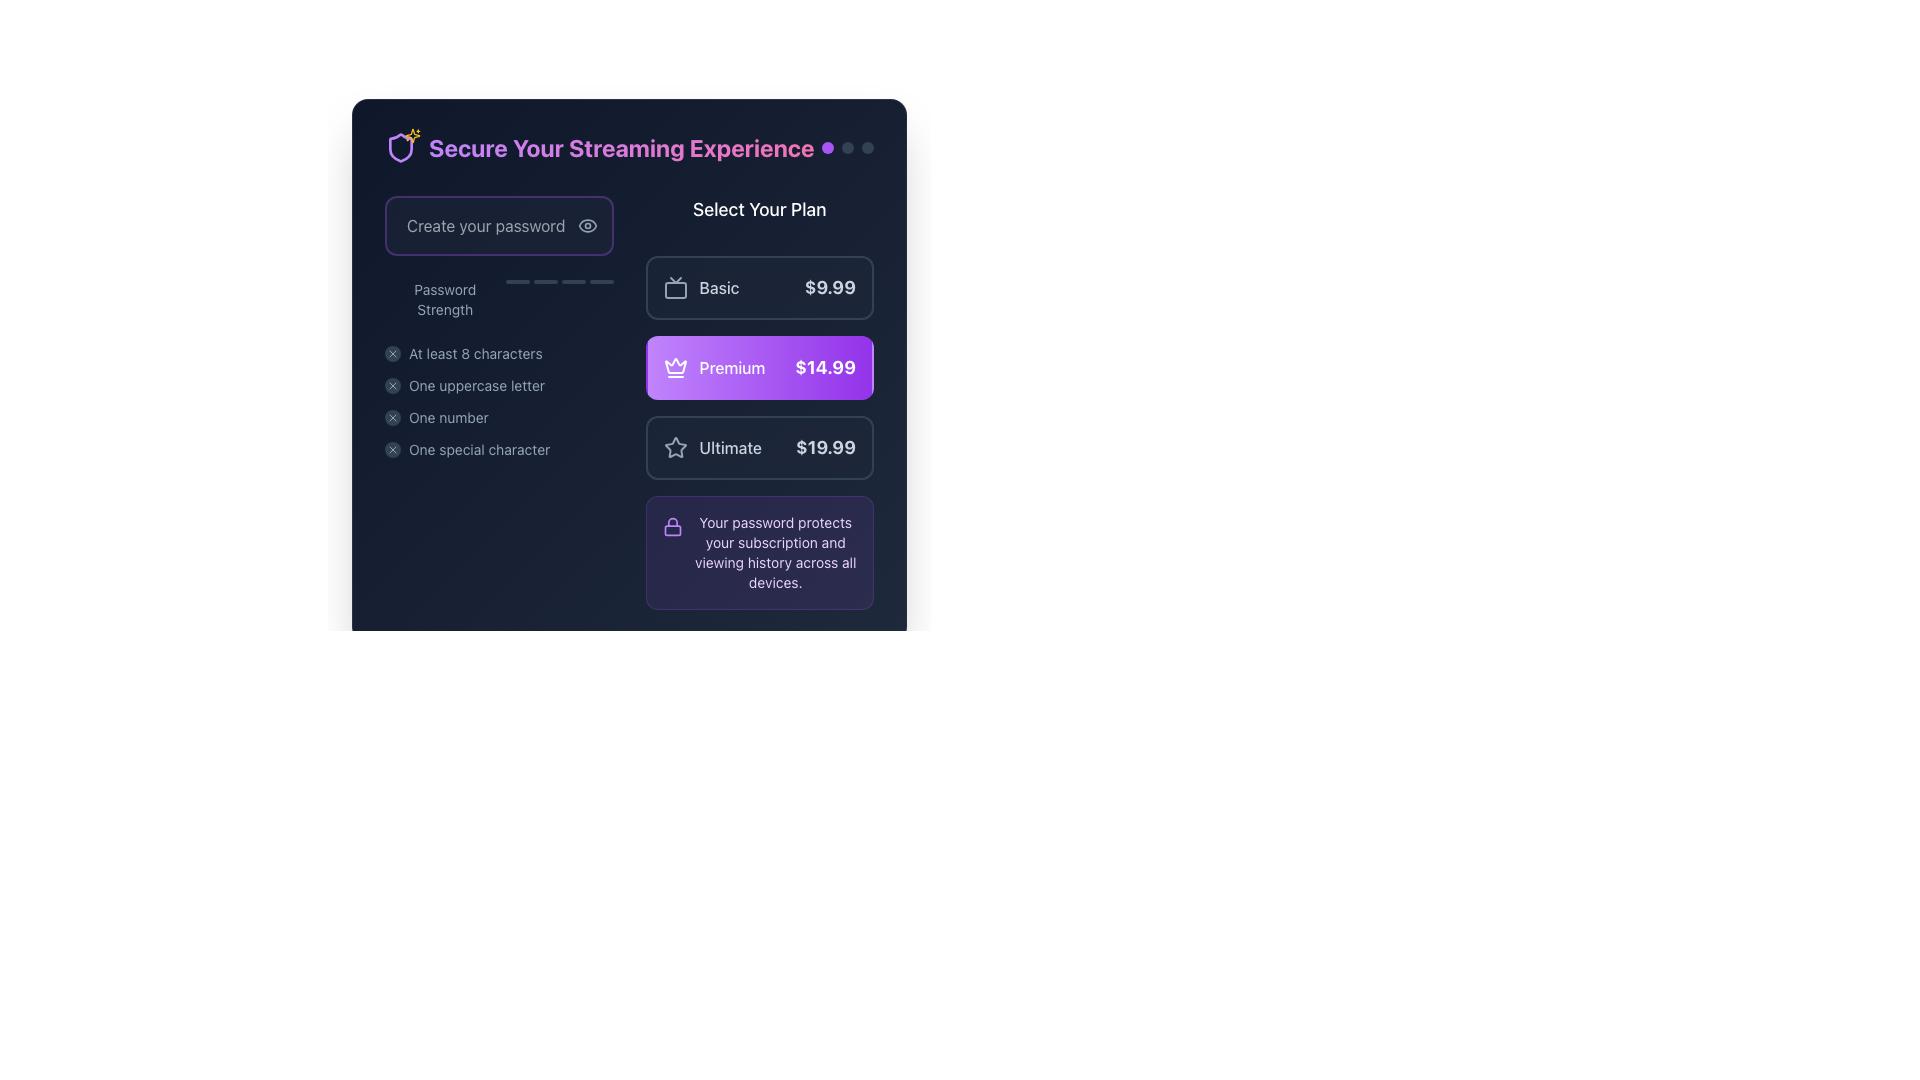  Describe the element at coordinates (393, 450) in the screenshot. I see `the small circular Icon indicator with a dark gray background and a light gray 'X' icon, located on the far left side of the text 'One special character' in the 'Password Strength' section` at that location.